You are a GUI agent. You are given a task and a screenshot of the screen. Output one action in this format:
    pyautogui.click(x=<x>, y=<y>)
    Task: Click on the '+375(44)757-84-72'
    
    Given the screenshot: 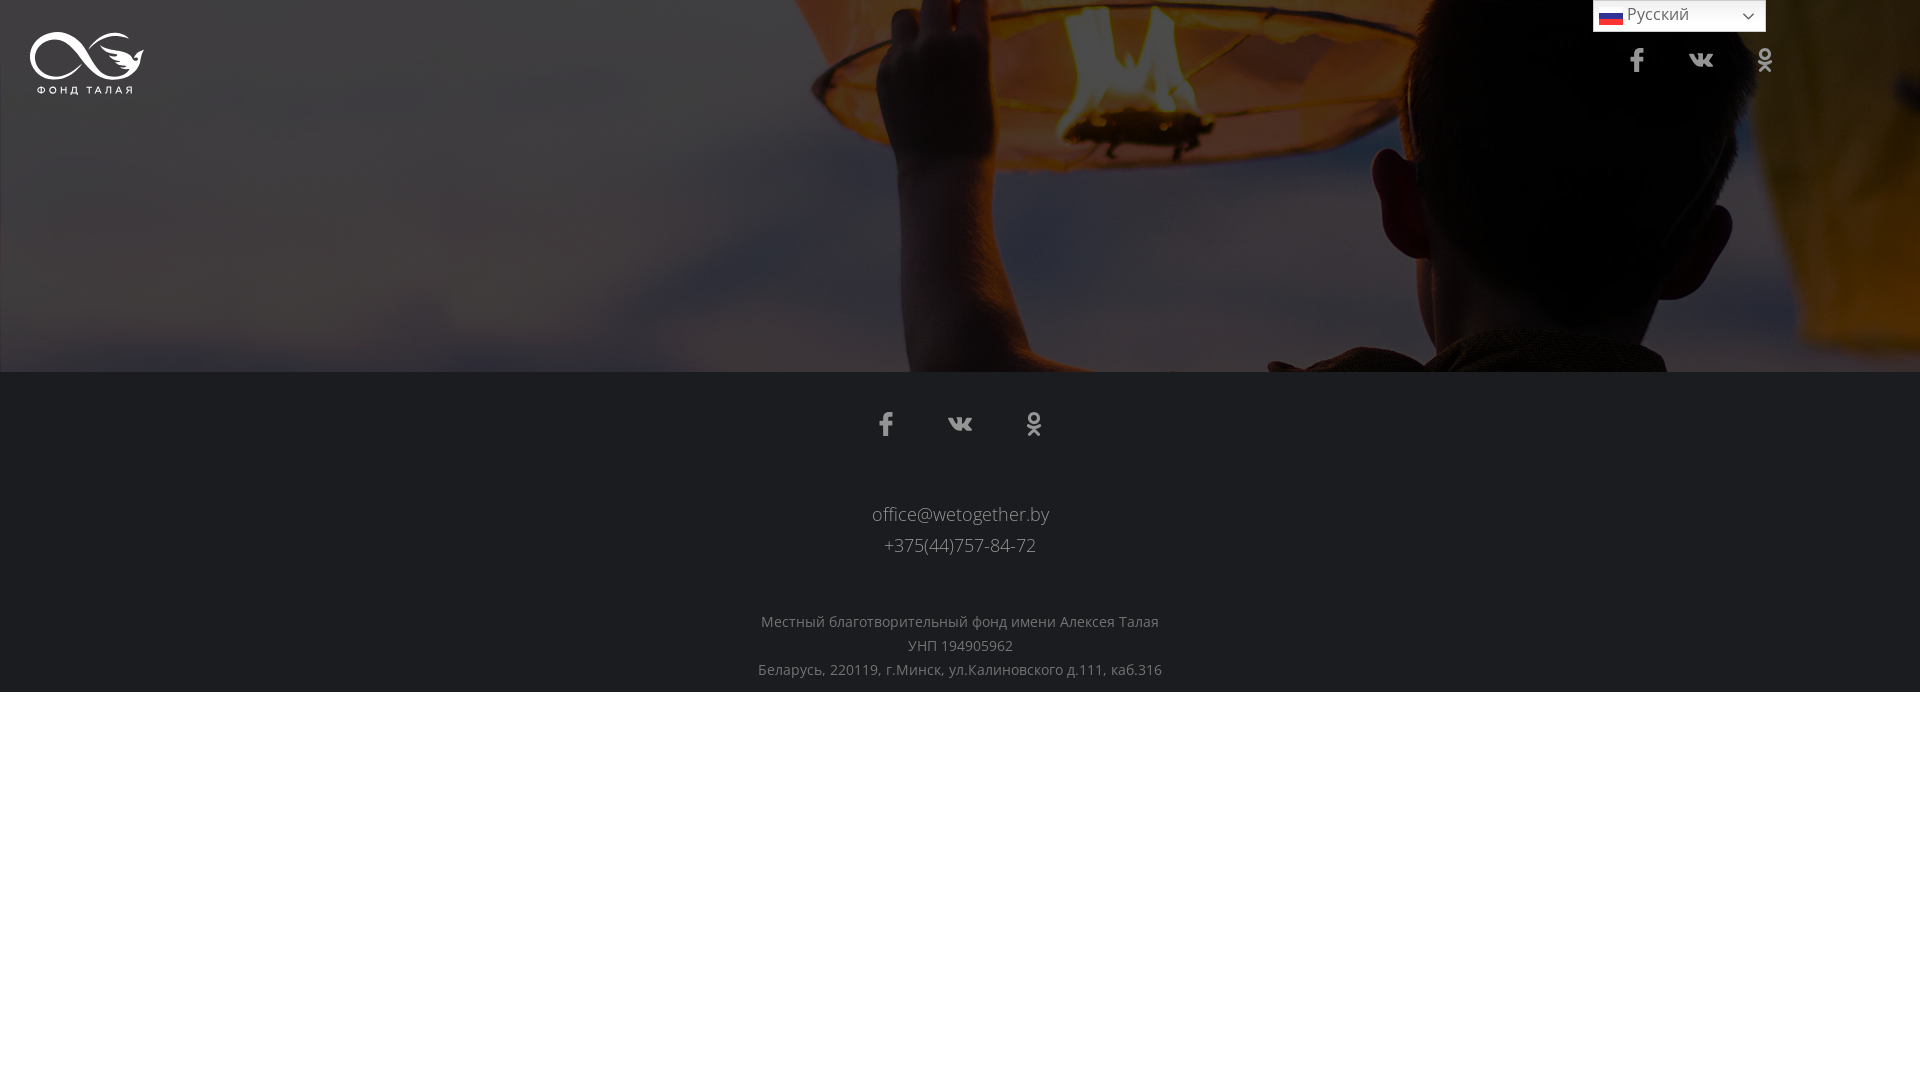 What is the action you would take?
    pyautogui.click(x=960, y=544)
    